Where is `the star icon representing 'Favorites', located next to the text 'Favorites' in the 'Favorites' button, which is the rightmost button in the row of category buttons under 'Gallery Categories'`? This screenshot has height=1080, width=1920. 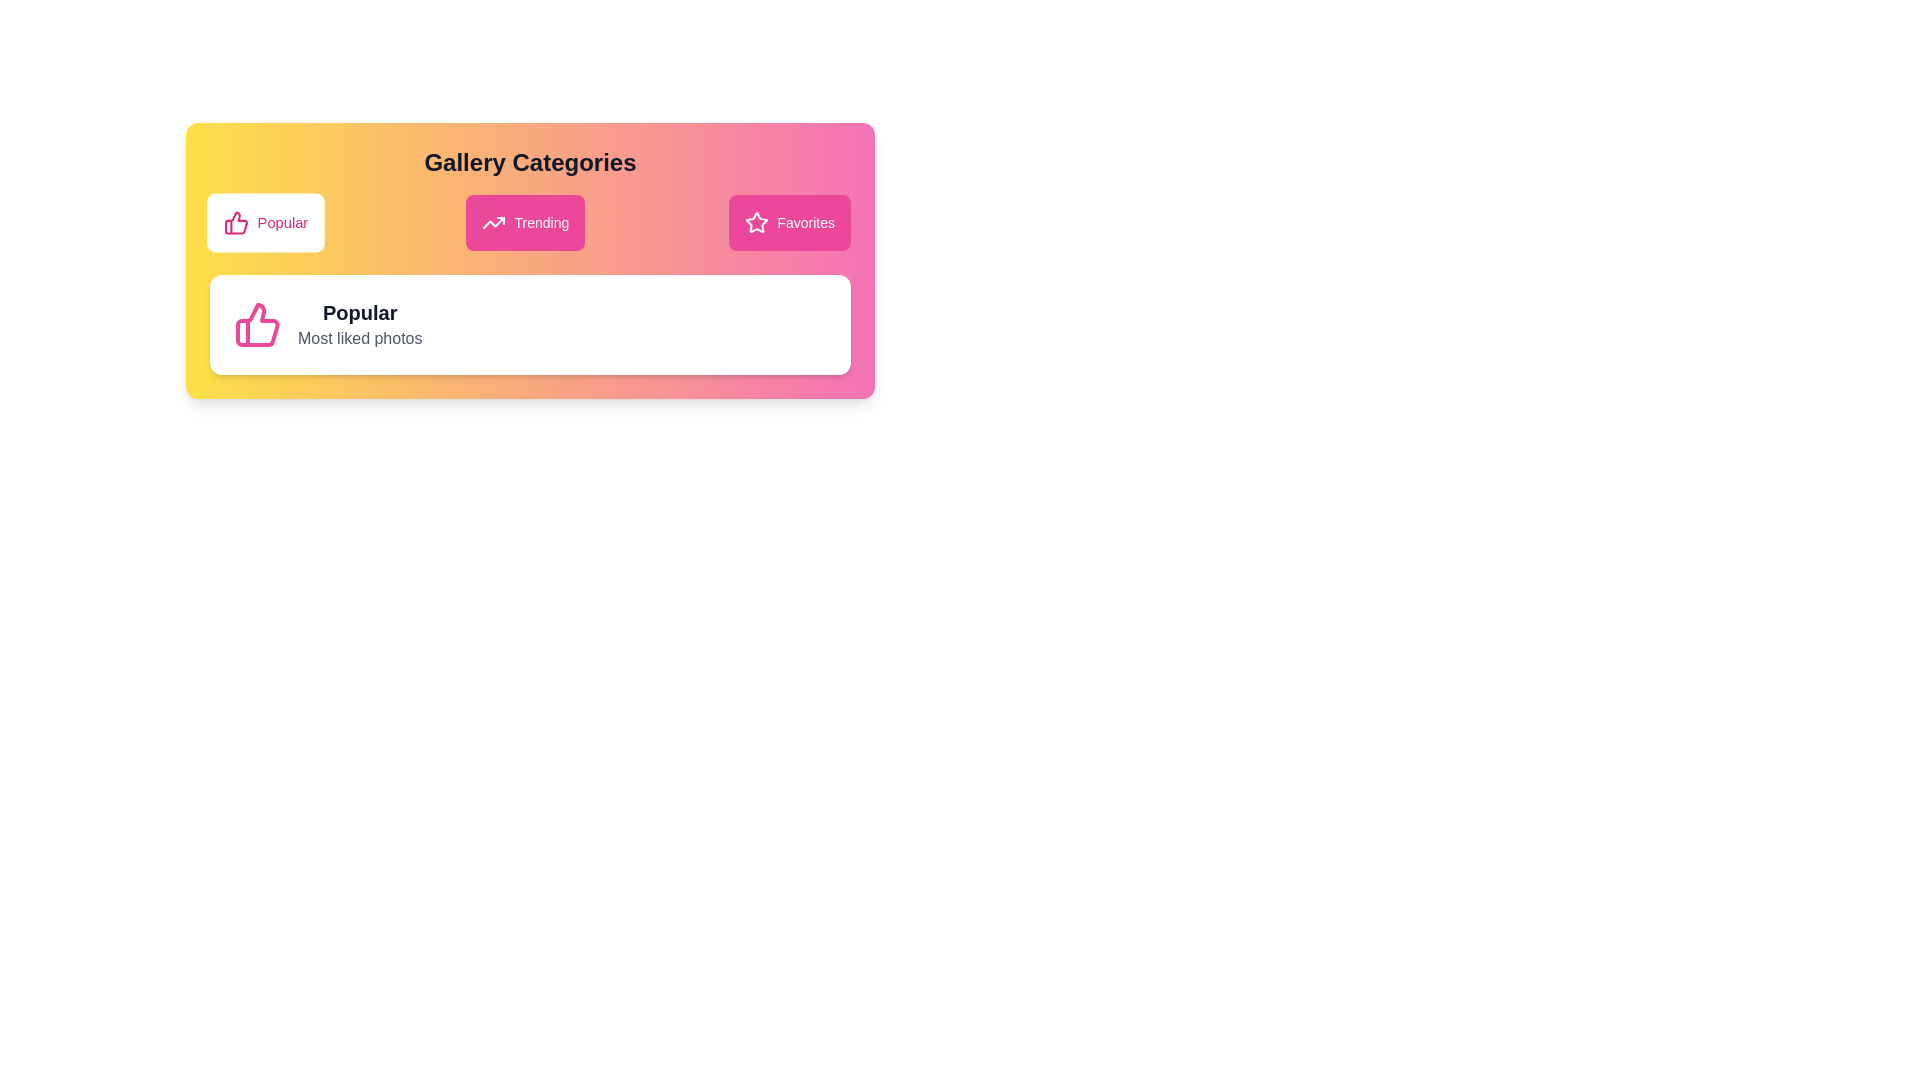 the star icon representing 'Favorites', located next to the text 'Favorites' in the 'Favorites' button, which is the rightmost button in the row of category buttons under 'Gallery Categories' is located at coordinates (756, 223).